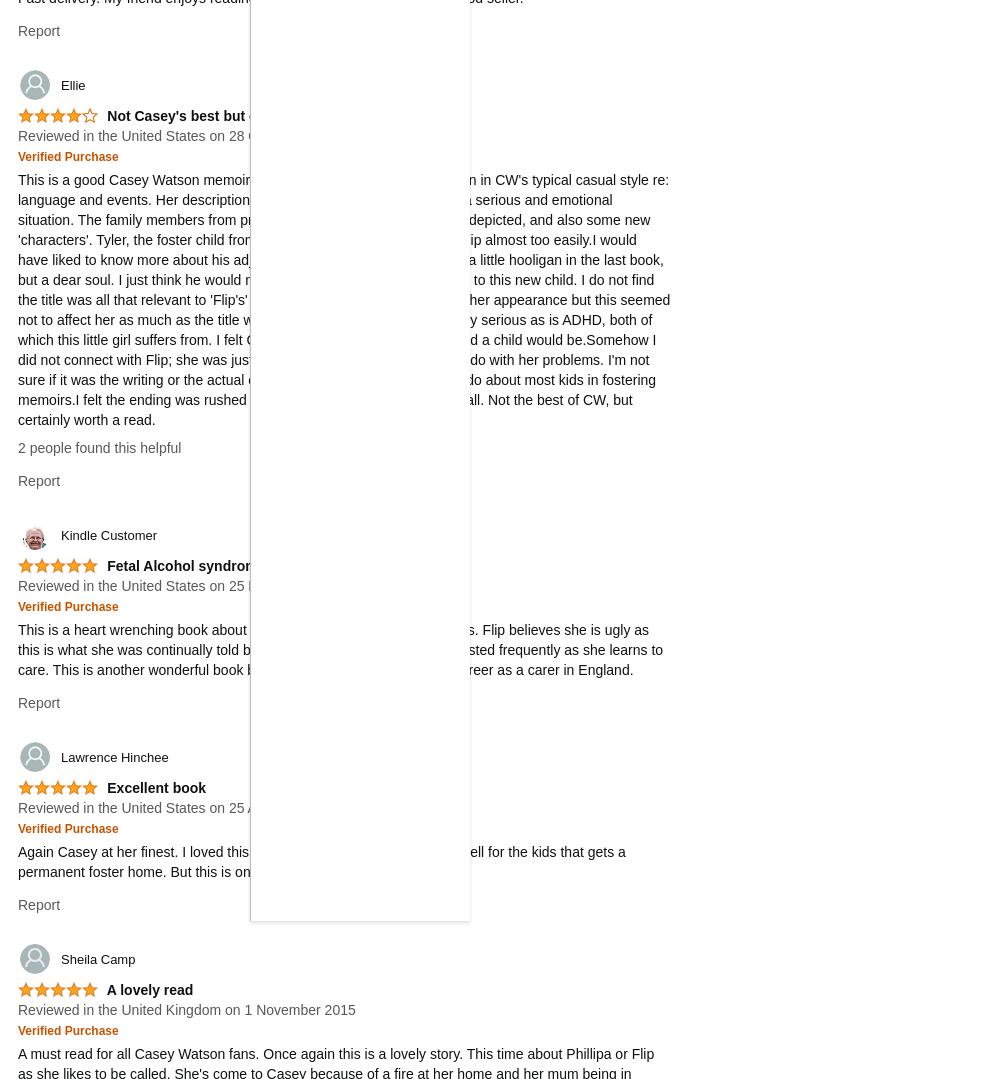 Image resolution: width=1000 pixels, height=1079 pixels. Describe the element at coordinates (108, 535) in the screenshot. I see `'Kindle Customer'` at that location.